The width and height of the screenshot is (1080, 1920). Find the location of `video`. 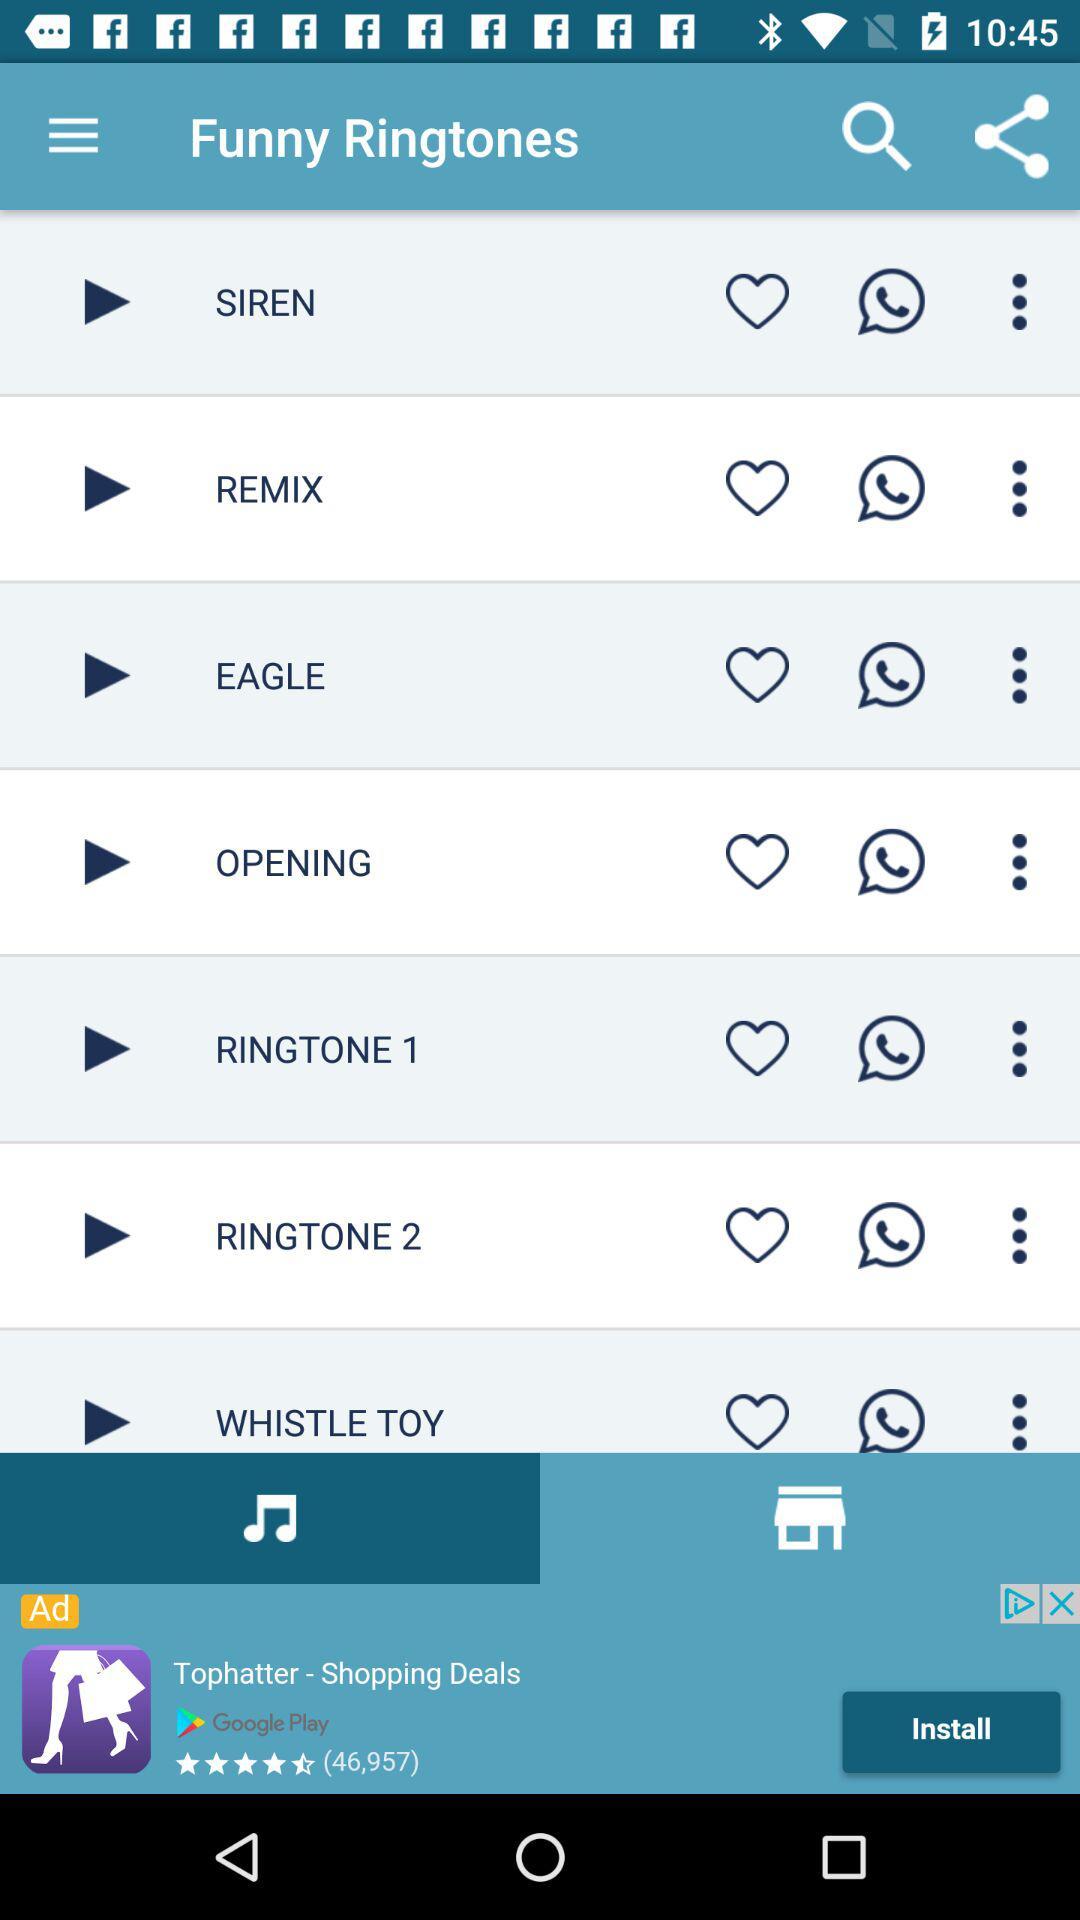

video is located at coordinates (107, 1390).